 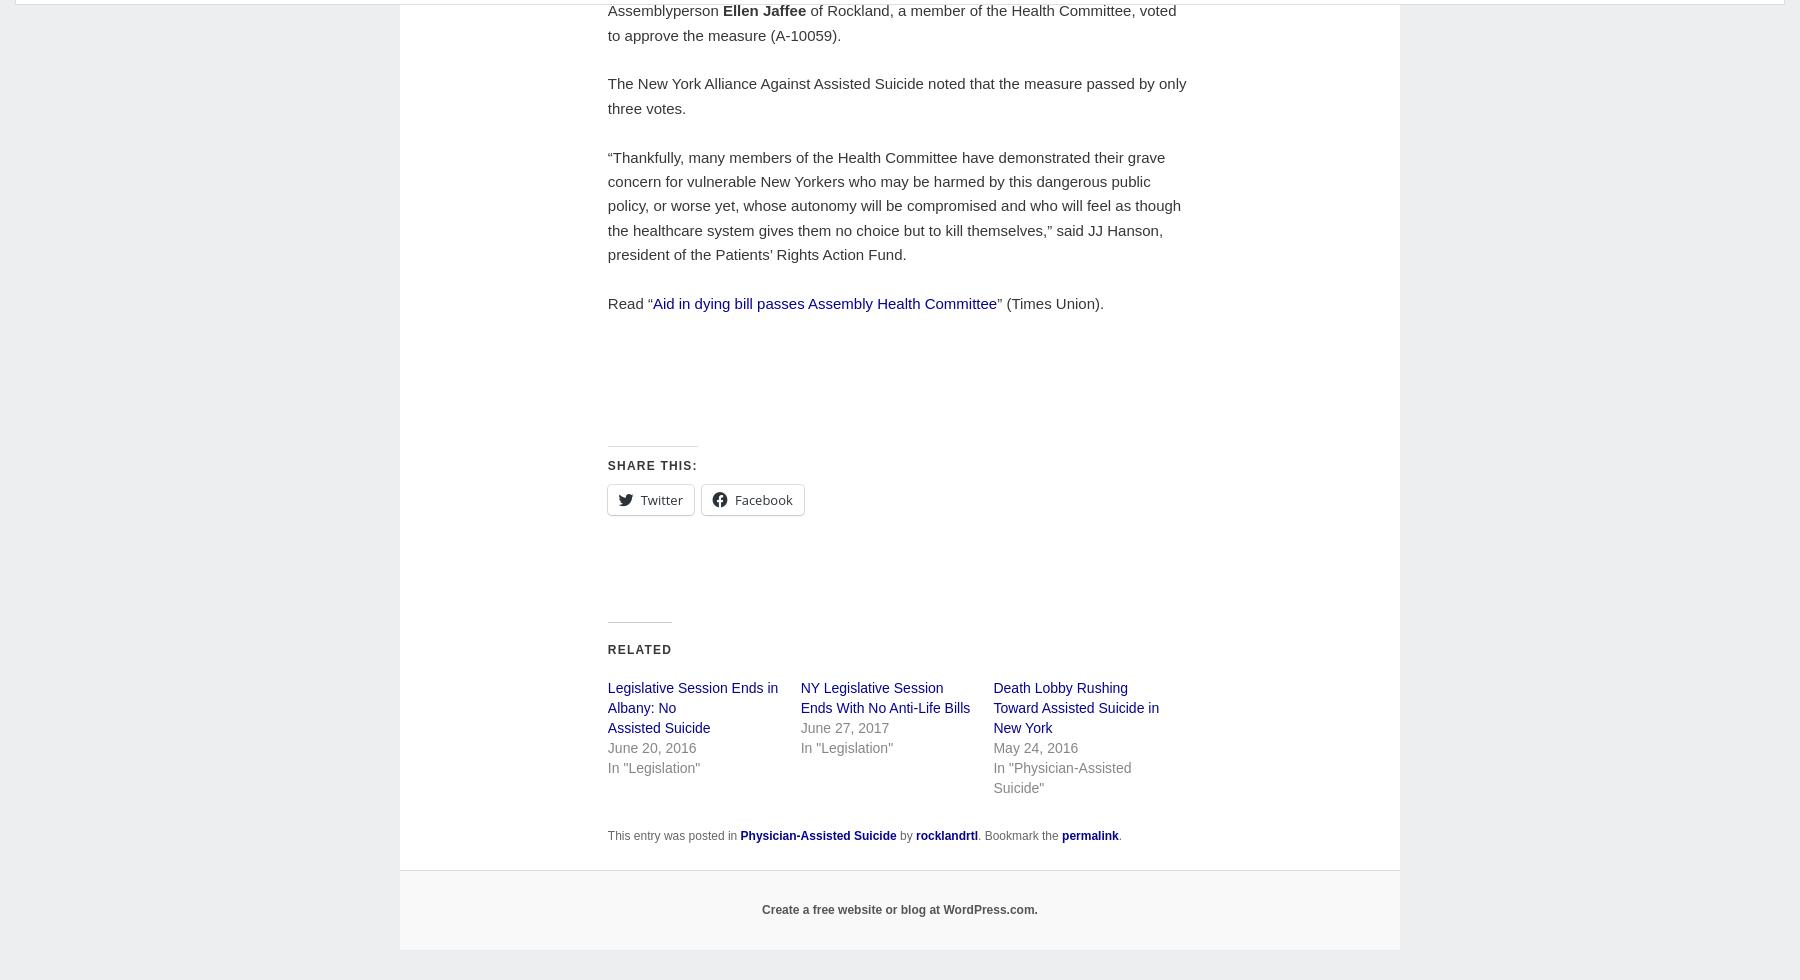 I want to click on 'Ellen Jaffee', so click(x=720, y=10).